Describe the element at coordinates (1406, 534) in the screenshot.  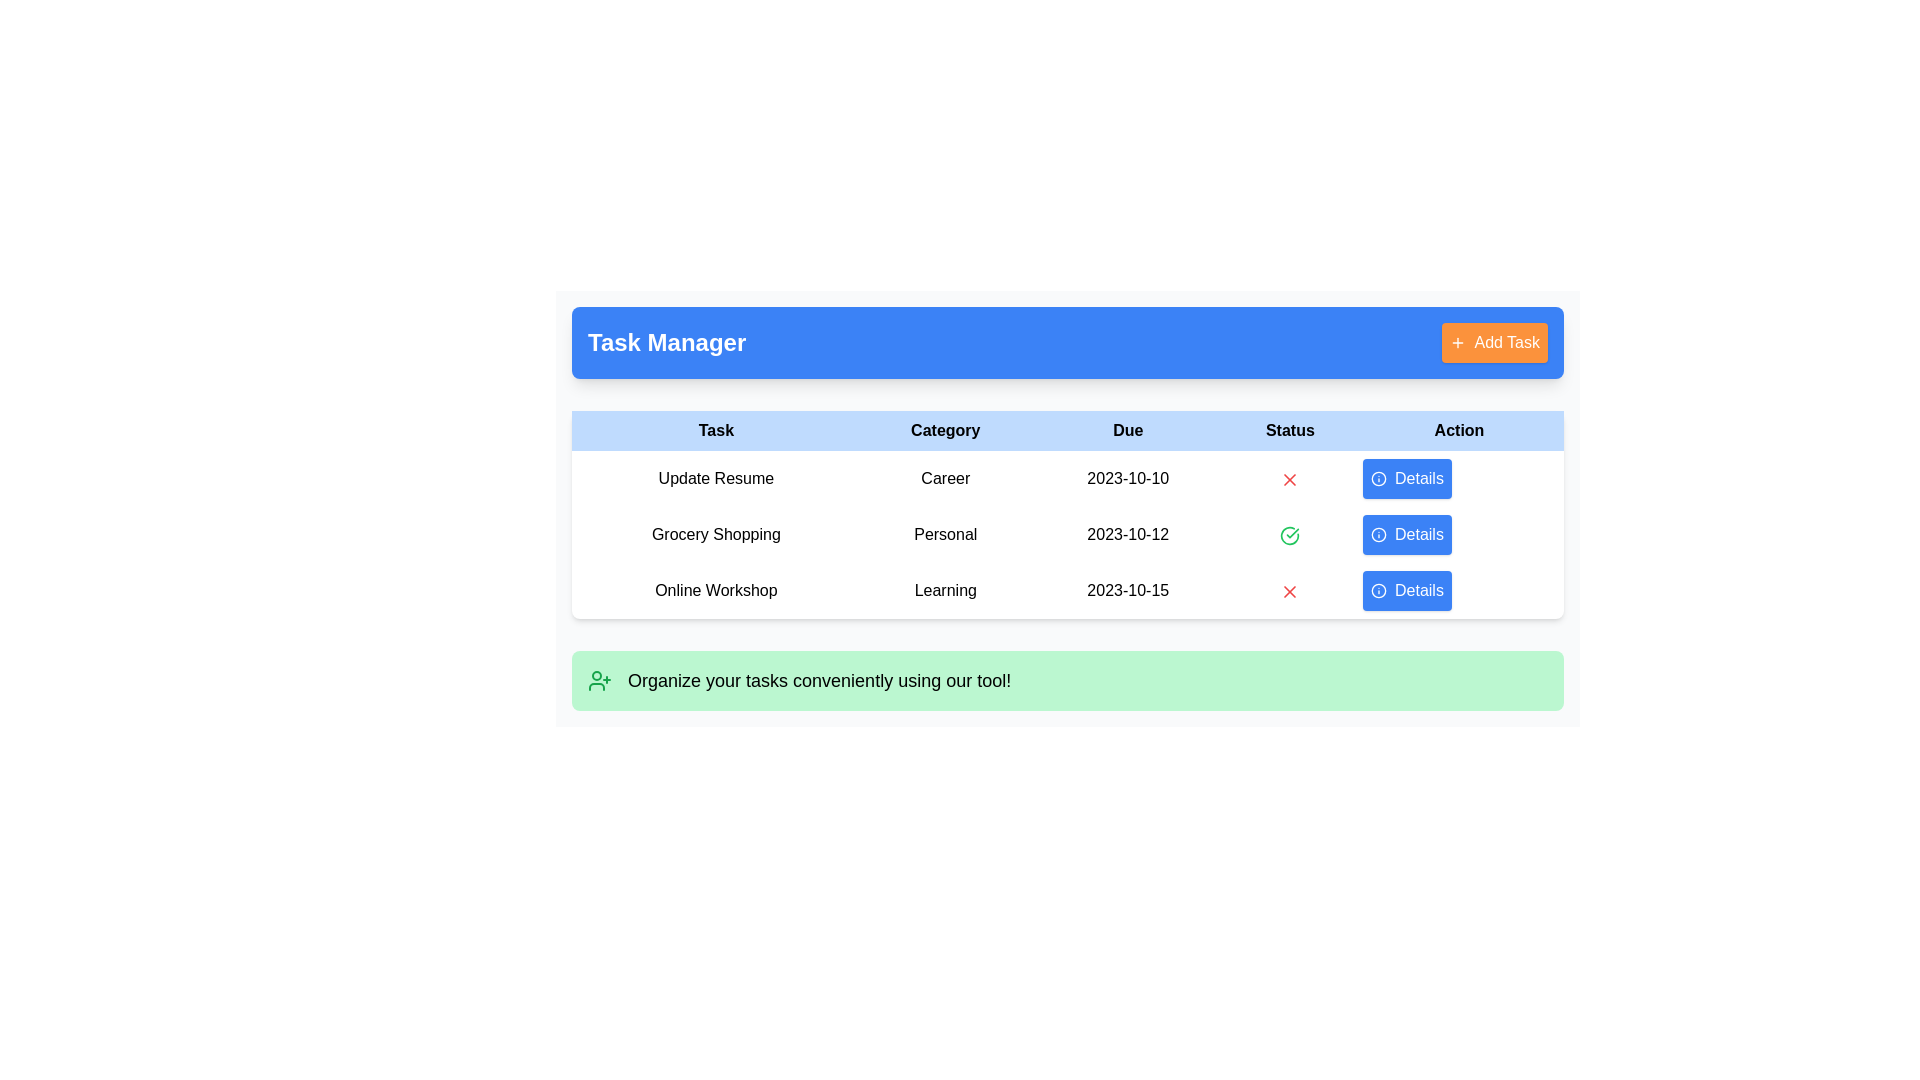
I see `the blue rectangular button labeled 'Details' with a white 'i' information icon on the left side, located in the second row of the 'Action' section next to 'Grocery Shopping'` at that location.